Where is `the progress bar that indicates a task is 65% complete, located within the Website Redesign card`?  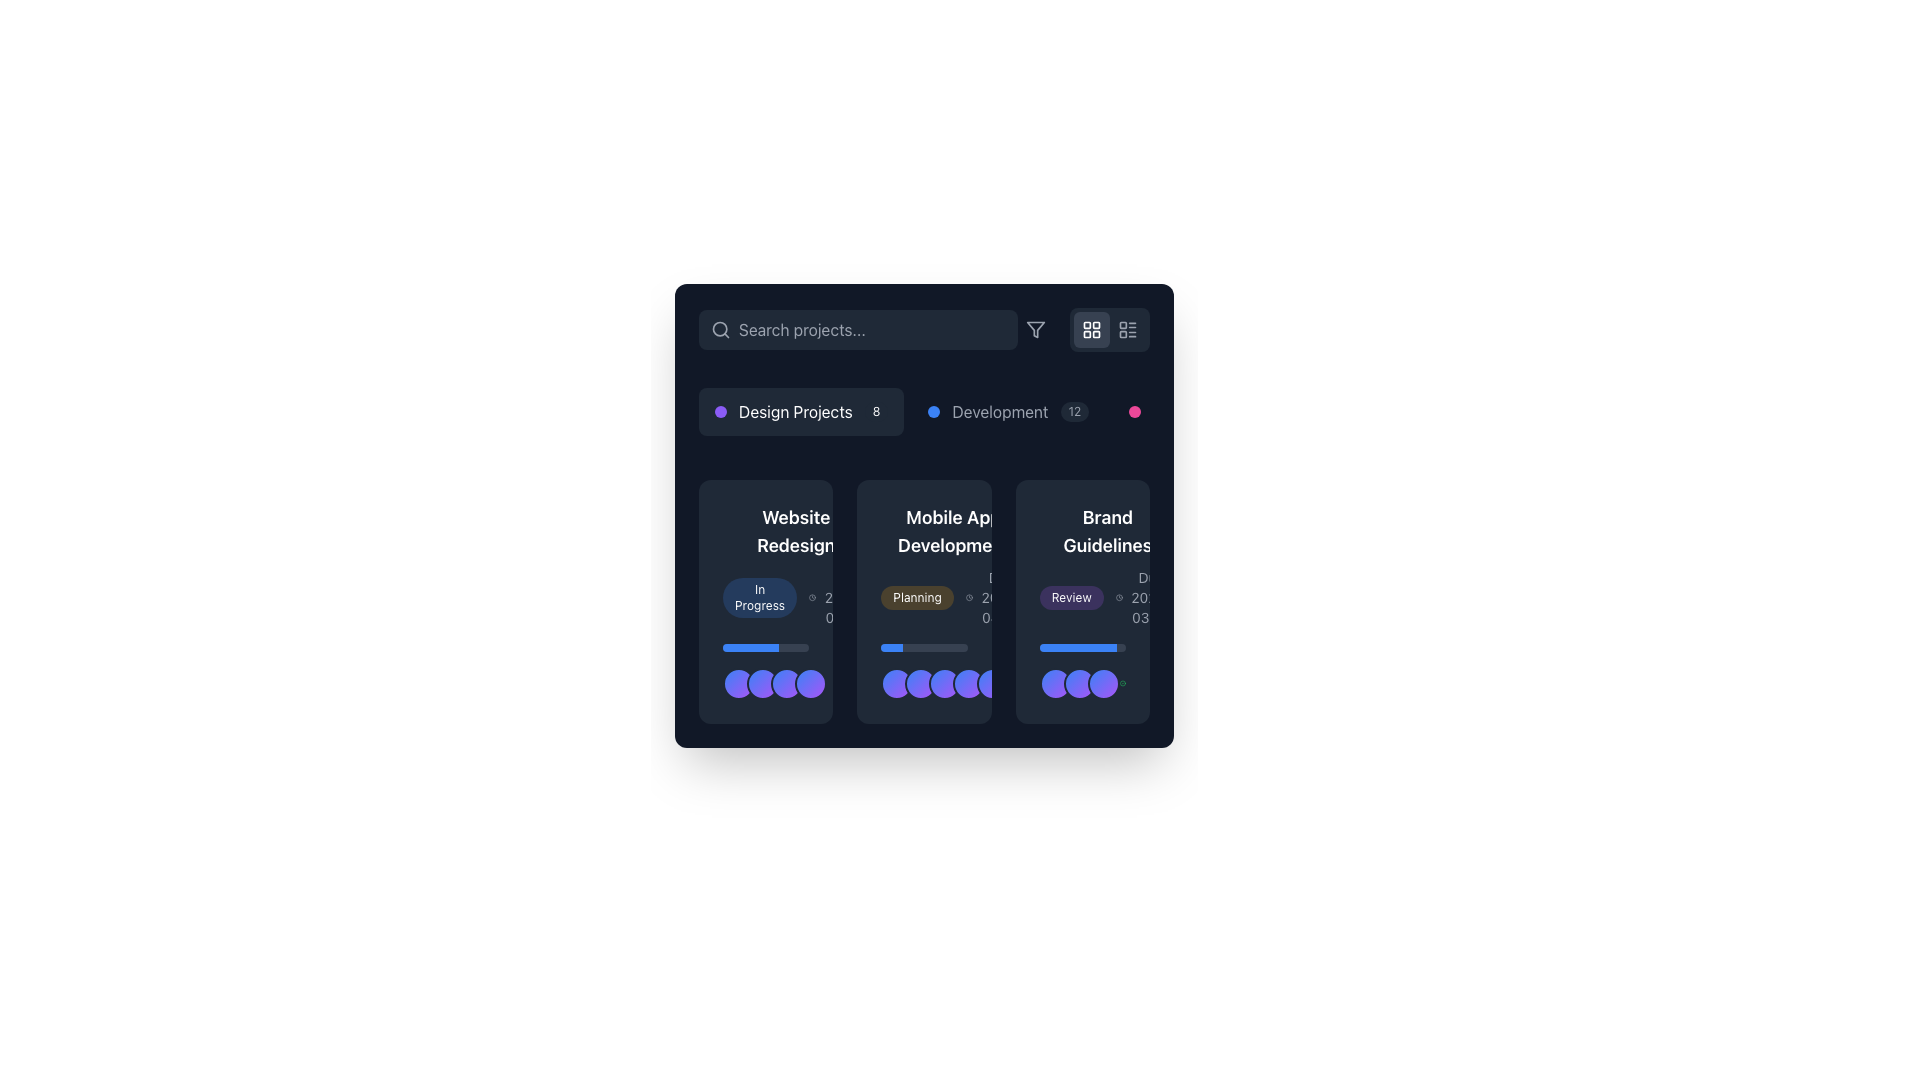
the progress bar that indicates a task is 65% complete, located within the Website Redesign card is located at coordinates (750, 648).